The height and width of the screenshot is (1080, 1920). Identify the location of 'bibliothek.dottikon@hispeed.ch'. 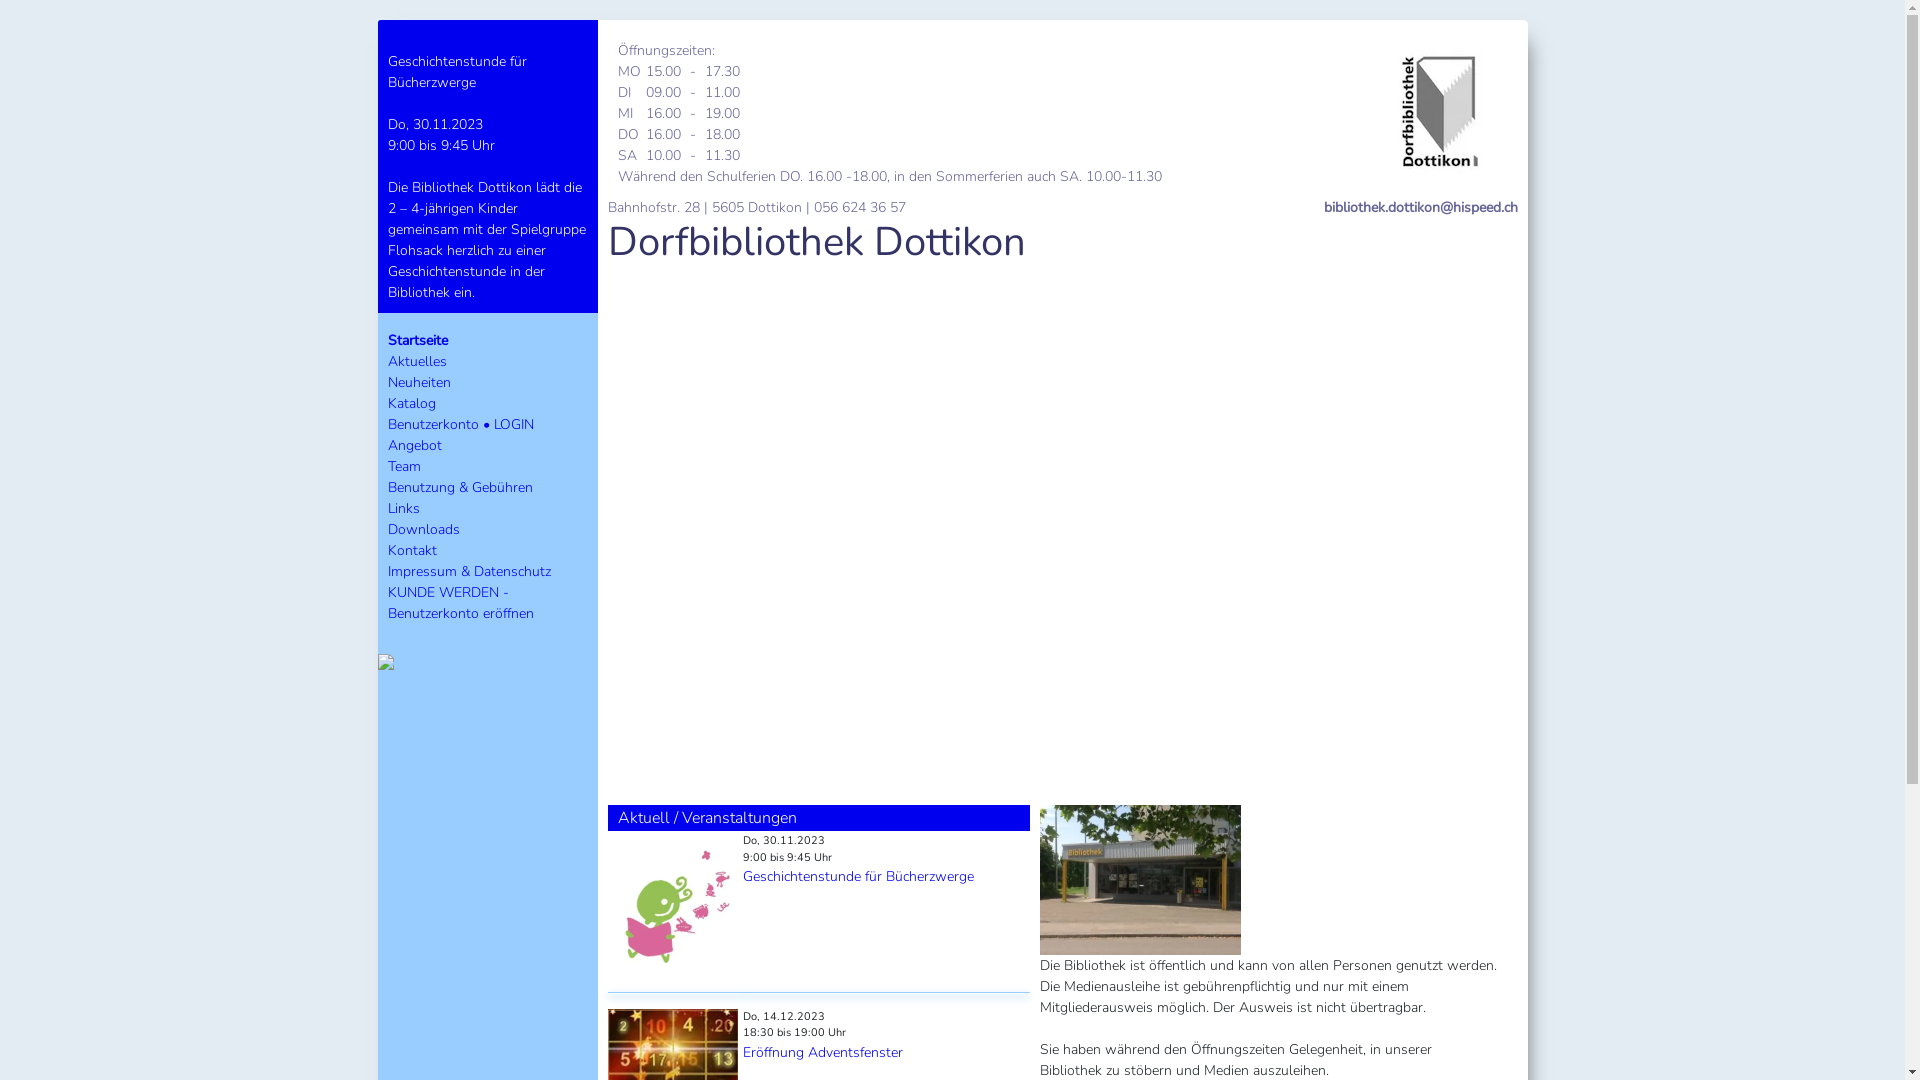
(1419, 207).